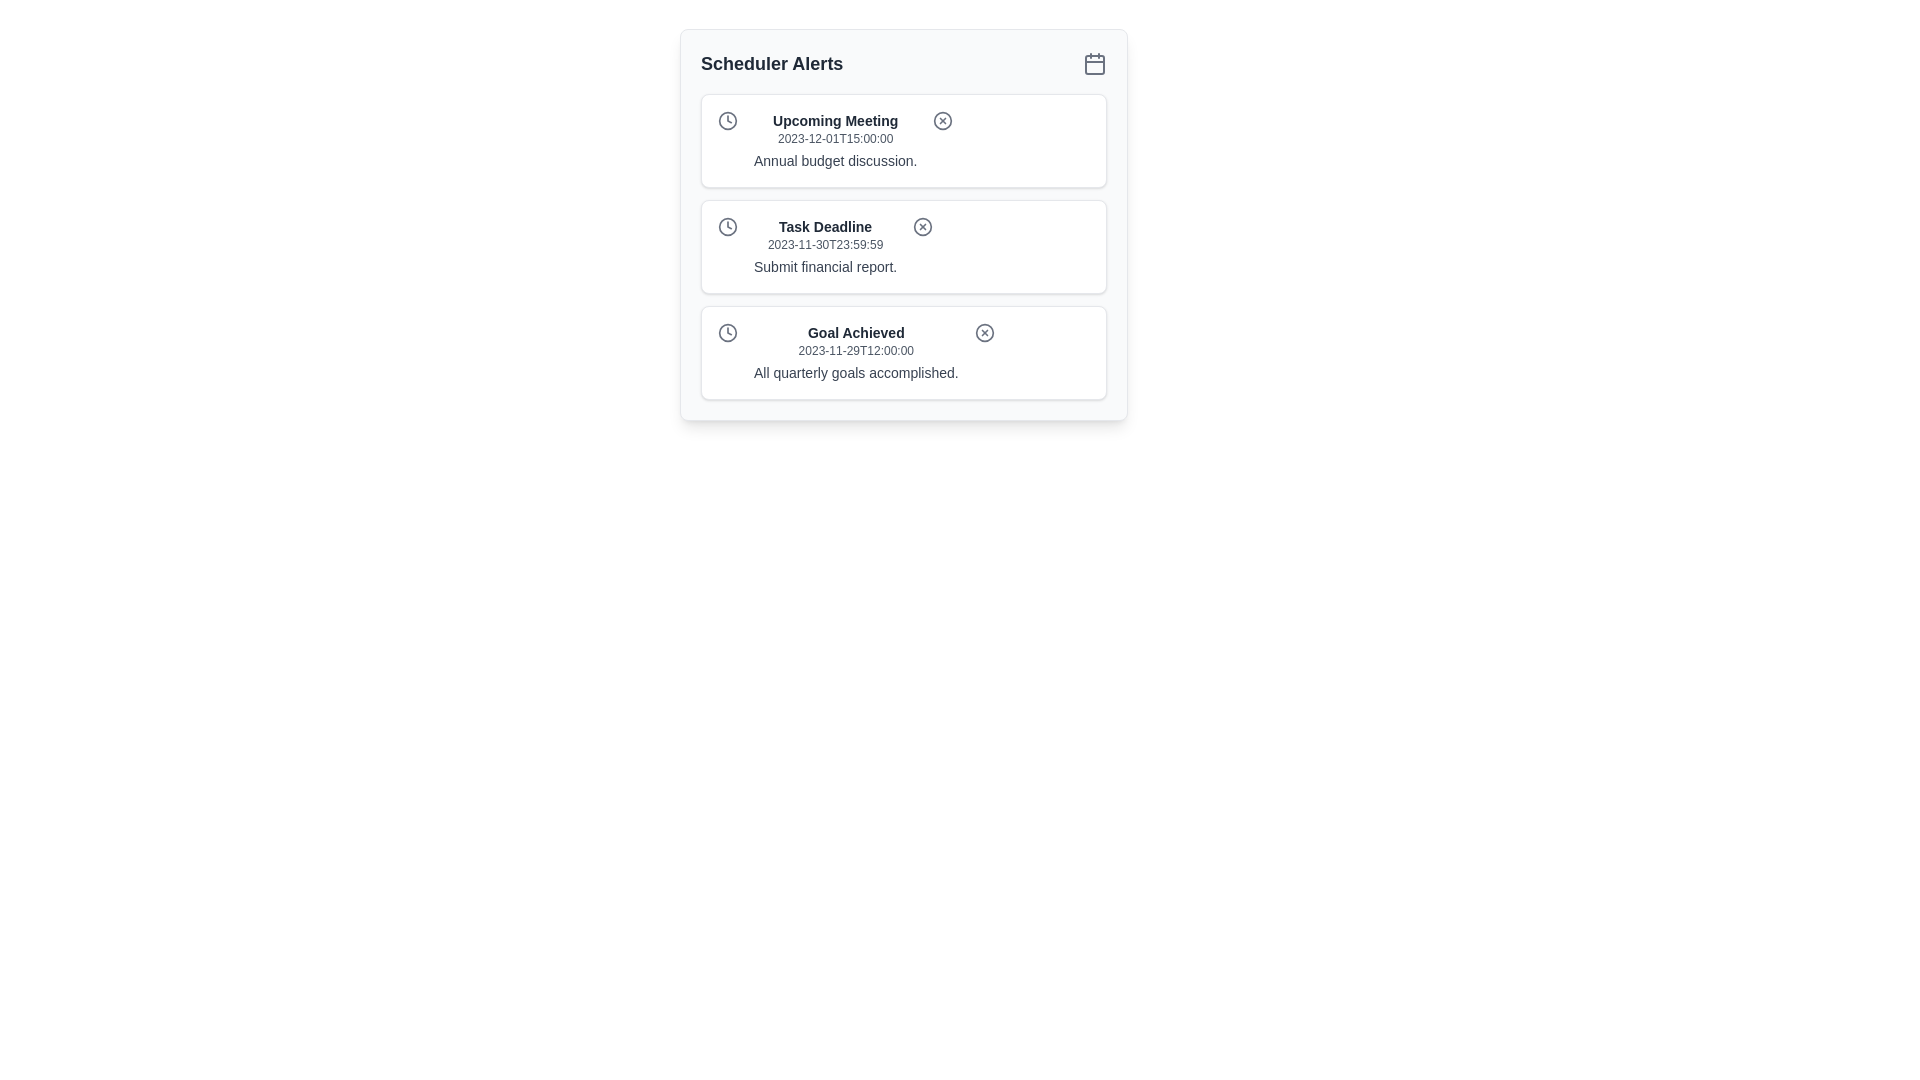 This screenshot has height=1080, width=1920. What do you see at coordinates (825, 226) in the screenshot?
I see `the 'Task Deadline' text label, which is styled with a small bold font in dark gray and is located at the top of the middle notification card in the 'Scheduler Alerts' widget` at bounding box center [825, 226].